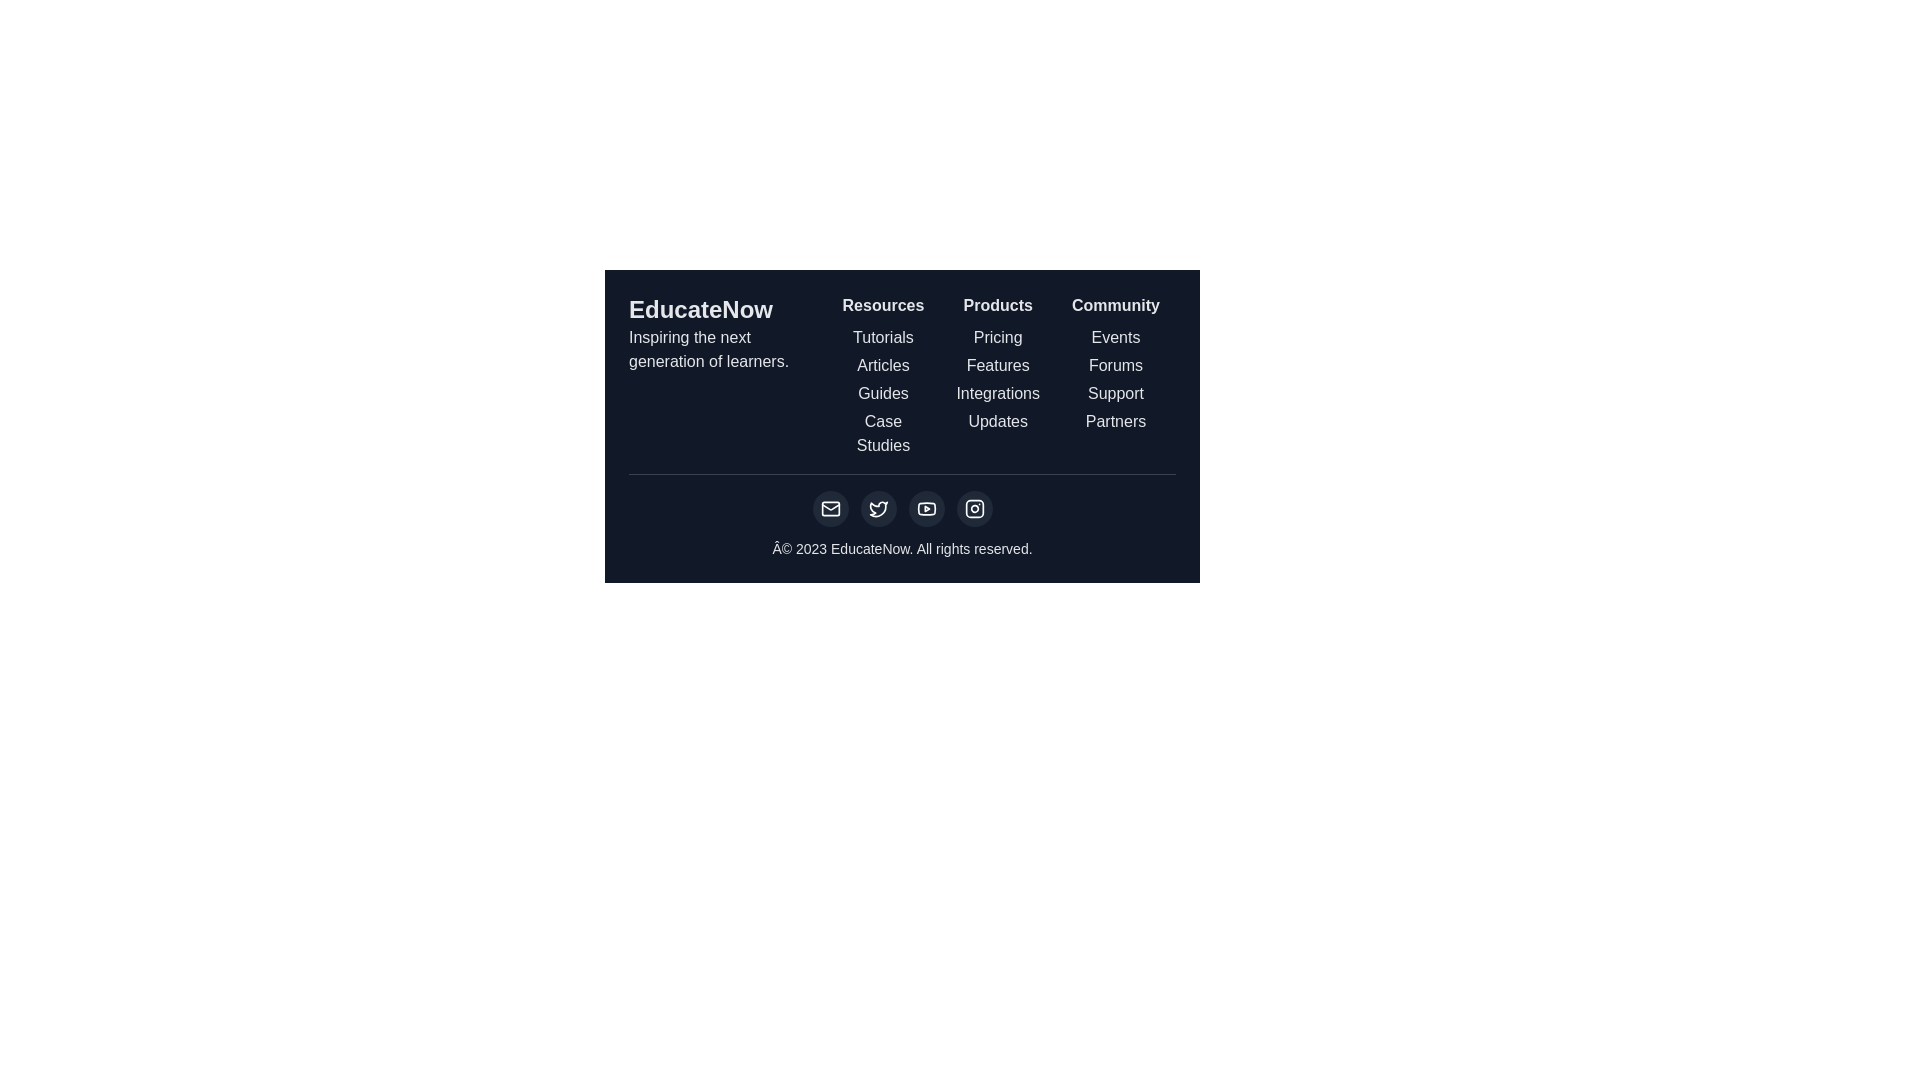 The width and height of the screenshot is (1920, 1080). Describe the element at coordinates (925, 508) in the screenshot. I see `the third clickable button with an icon for YouTube, located at the bottom section of the page among other social media links` at that location.